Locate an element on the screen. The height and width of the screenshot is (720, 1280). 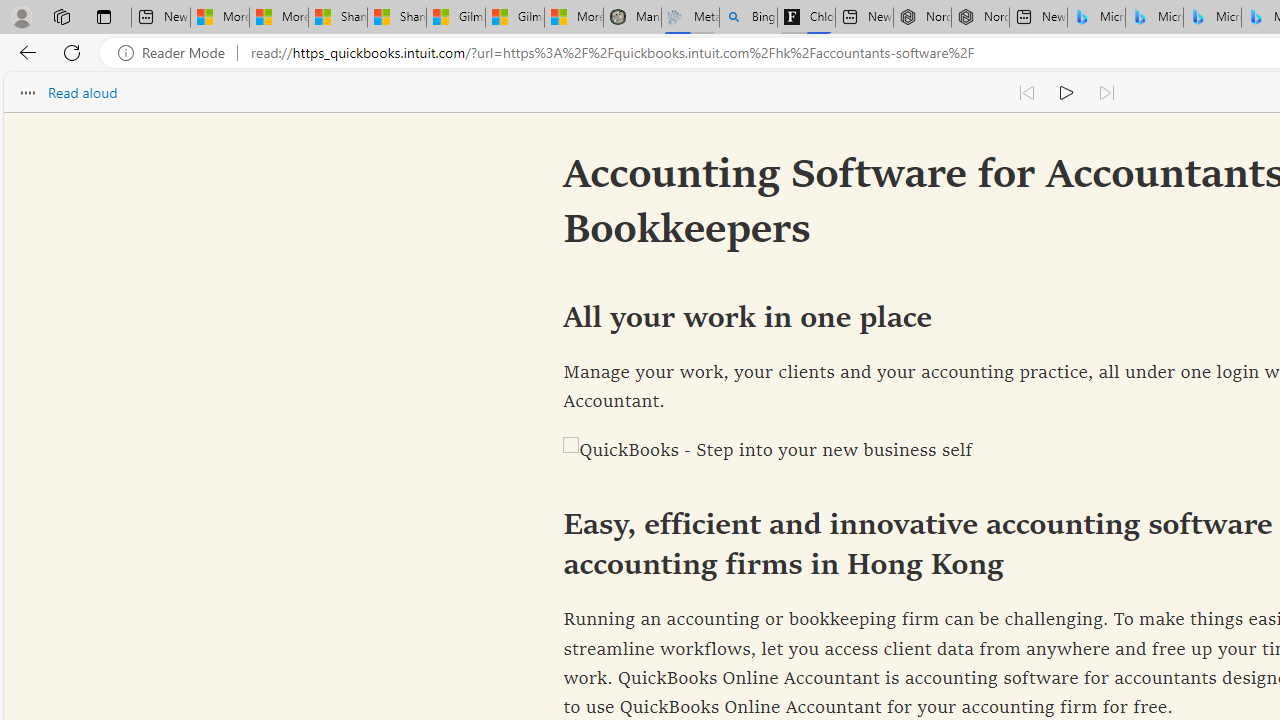
'Shanghai, China weather forecast | Microsoft Weather' is located at coordinates (396, 17).